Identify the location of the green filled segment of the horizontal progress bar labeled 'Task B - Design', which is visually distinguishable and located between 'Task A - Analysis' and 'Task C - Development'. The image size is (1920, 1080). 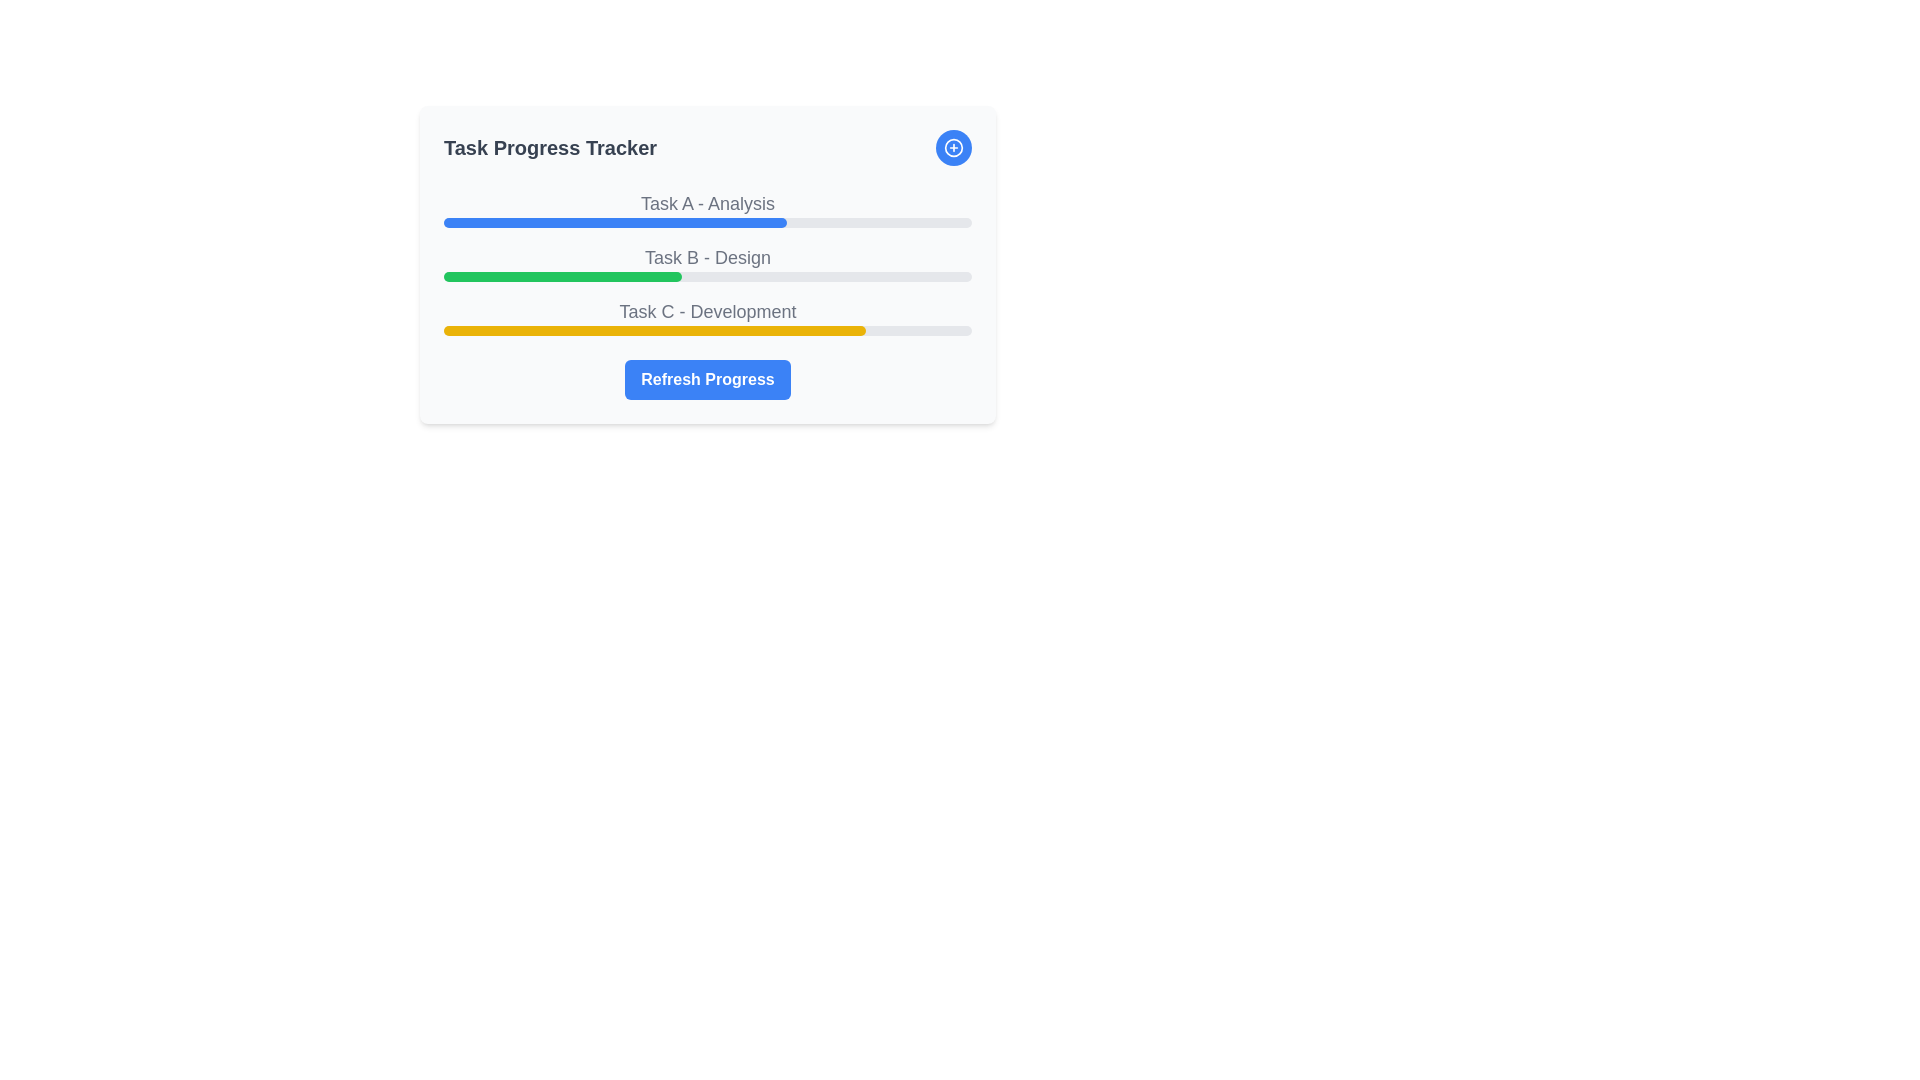
(561, 277).